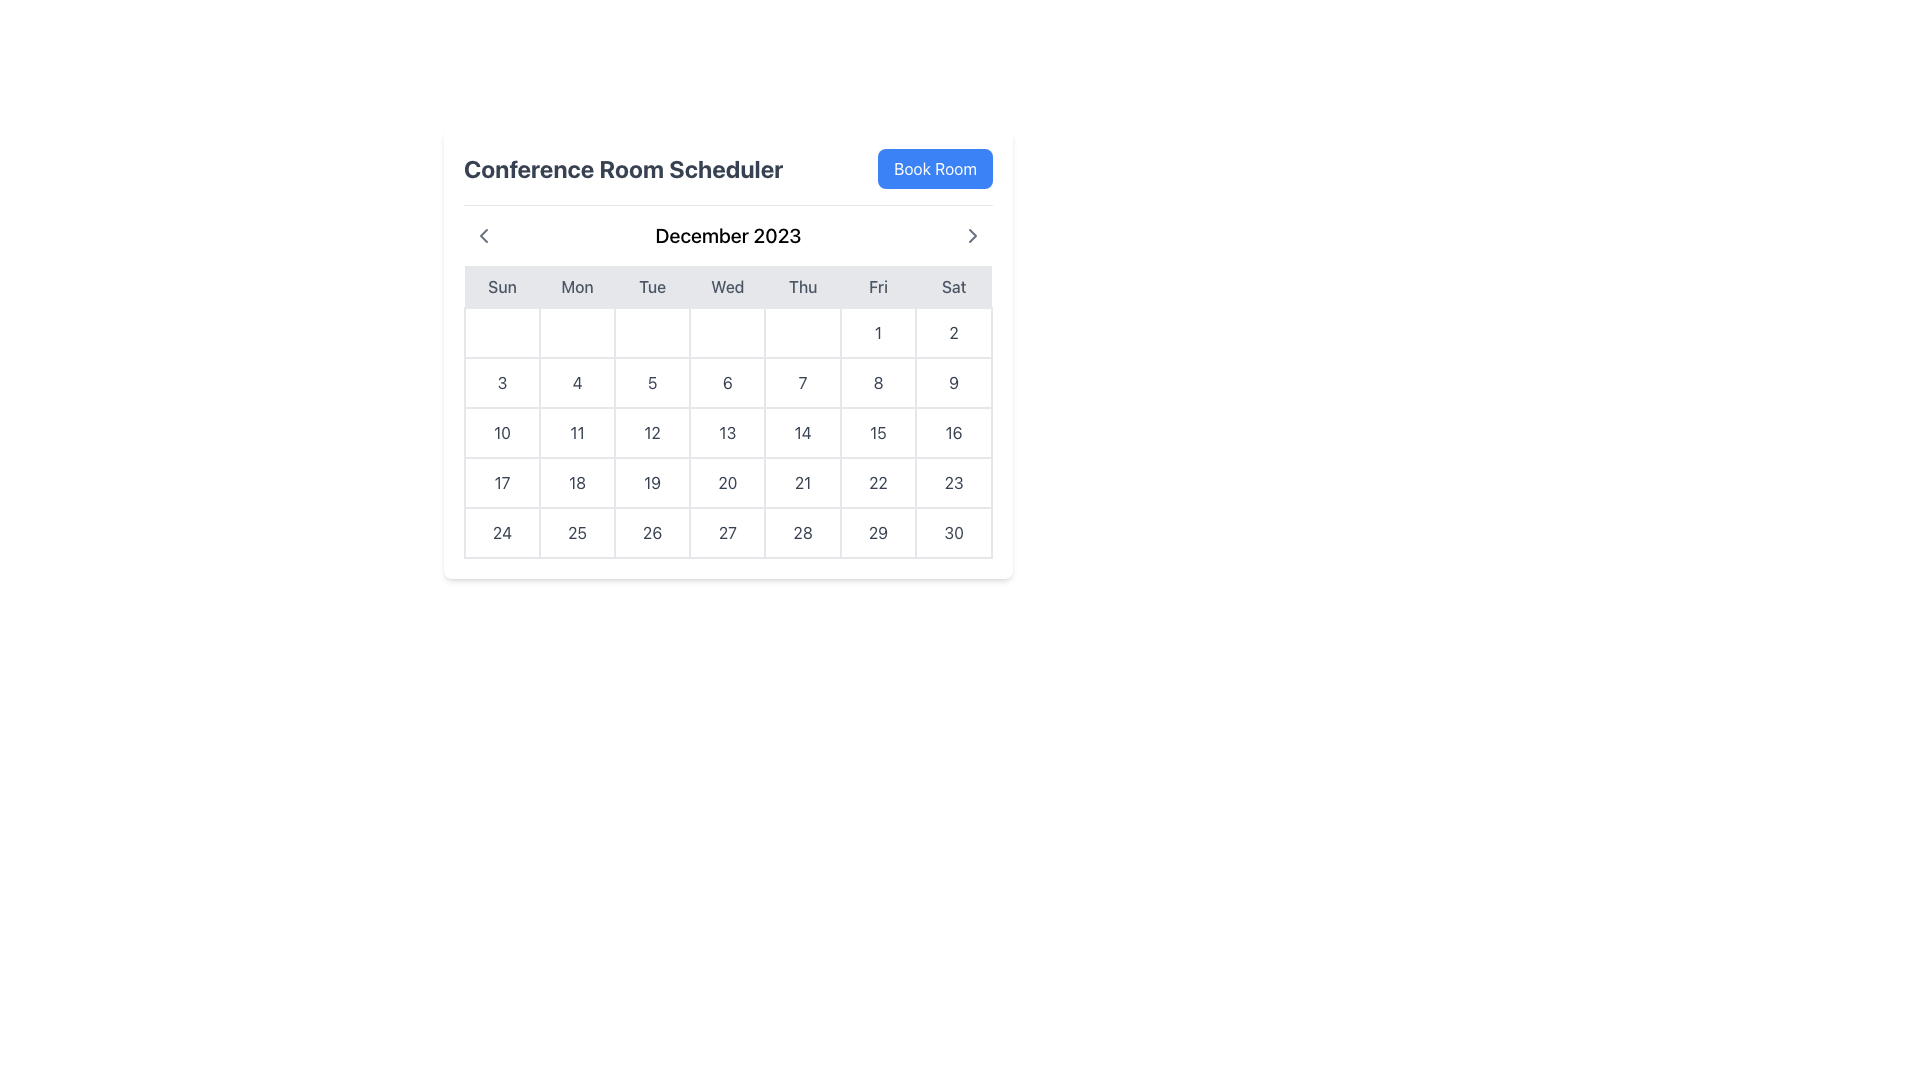 The height and width of the screenshot is (1080, 1920). What do you see at coordinates (973, 234) in the screenshot?
I see `the navigation button located in the upper-right corner of the calendar interface, adjacent to the 'December 2023' header` at bounding box center [973, 234].